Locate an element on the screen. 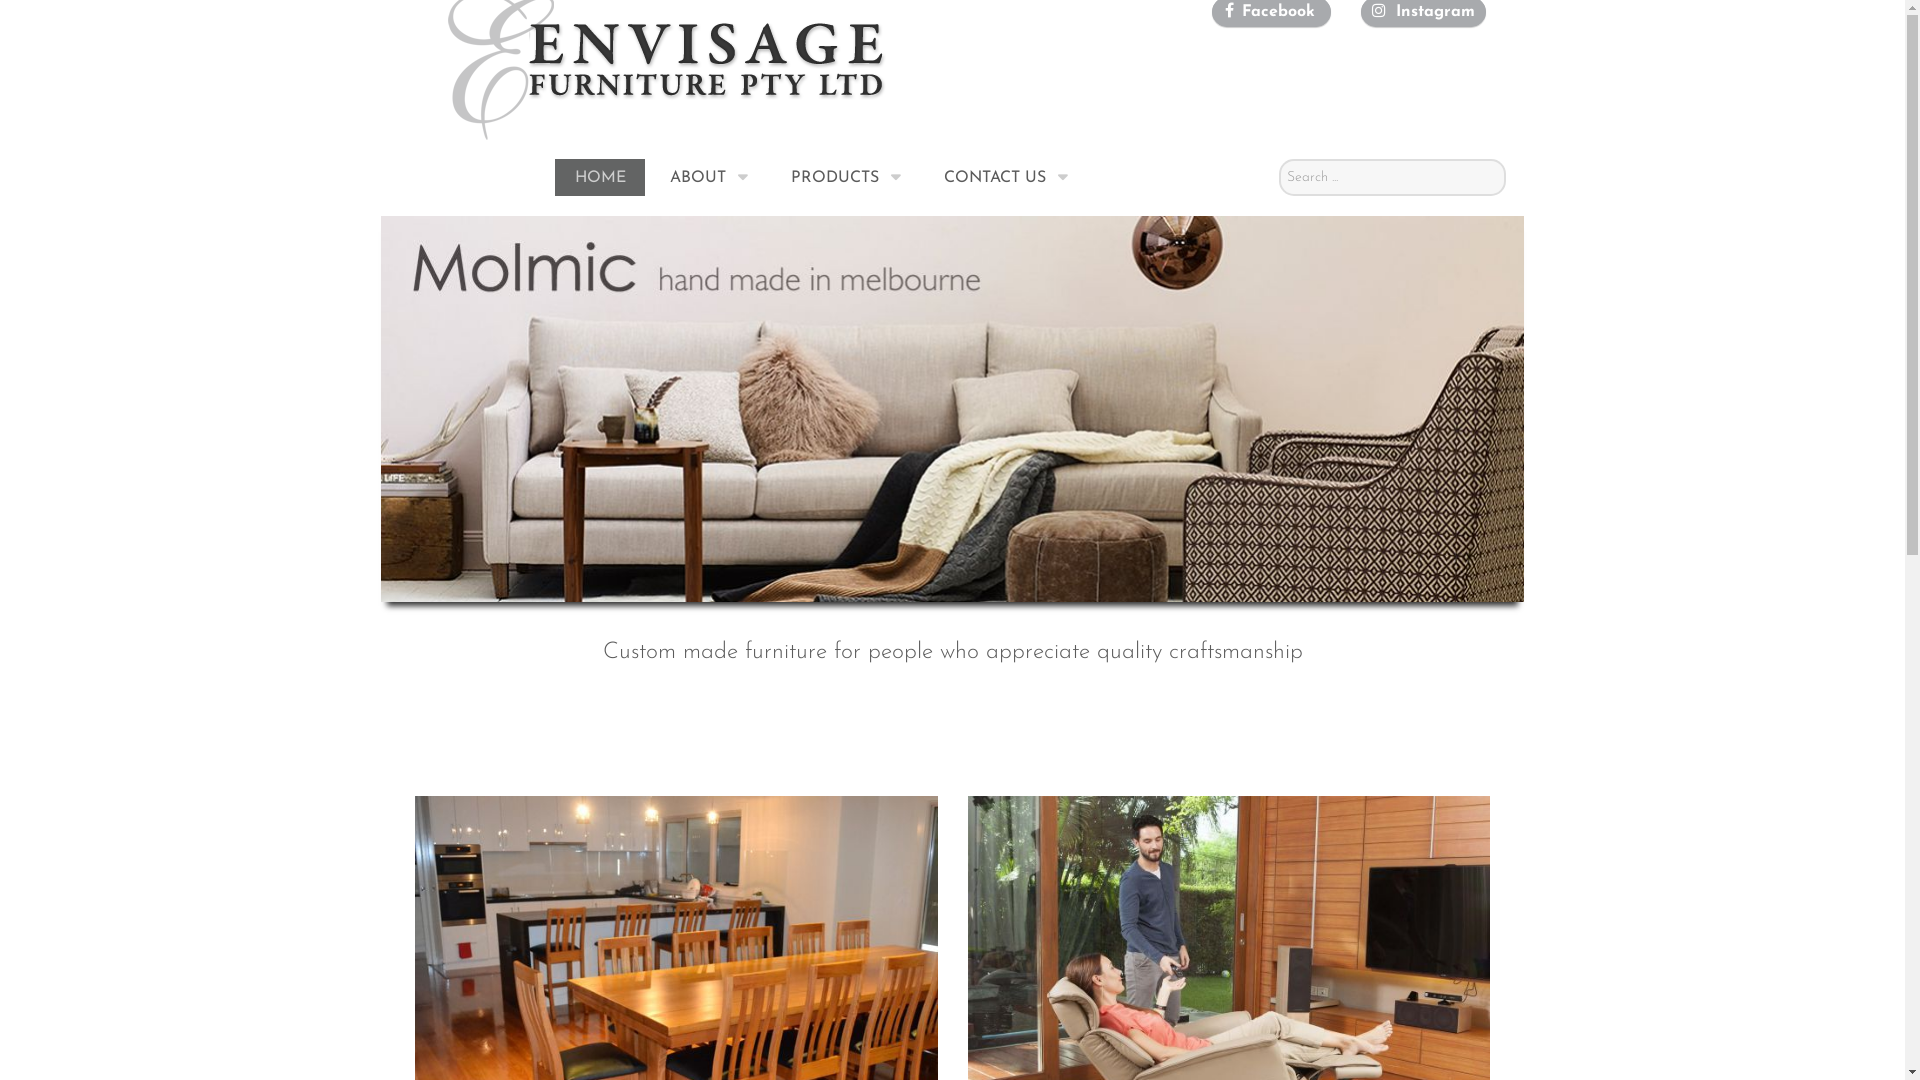  ' Instagram' is located at coordinates (1432, 11).